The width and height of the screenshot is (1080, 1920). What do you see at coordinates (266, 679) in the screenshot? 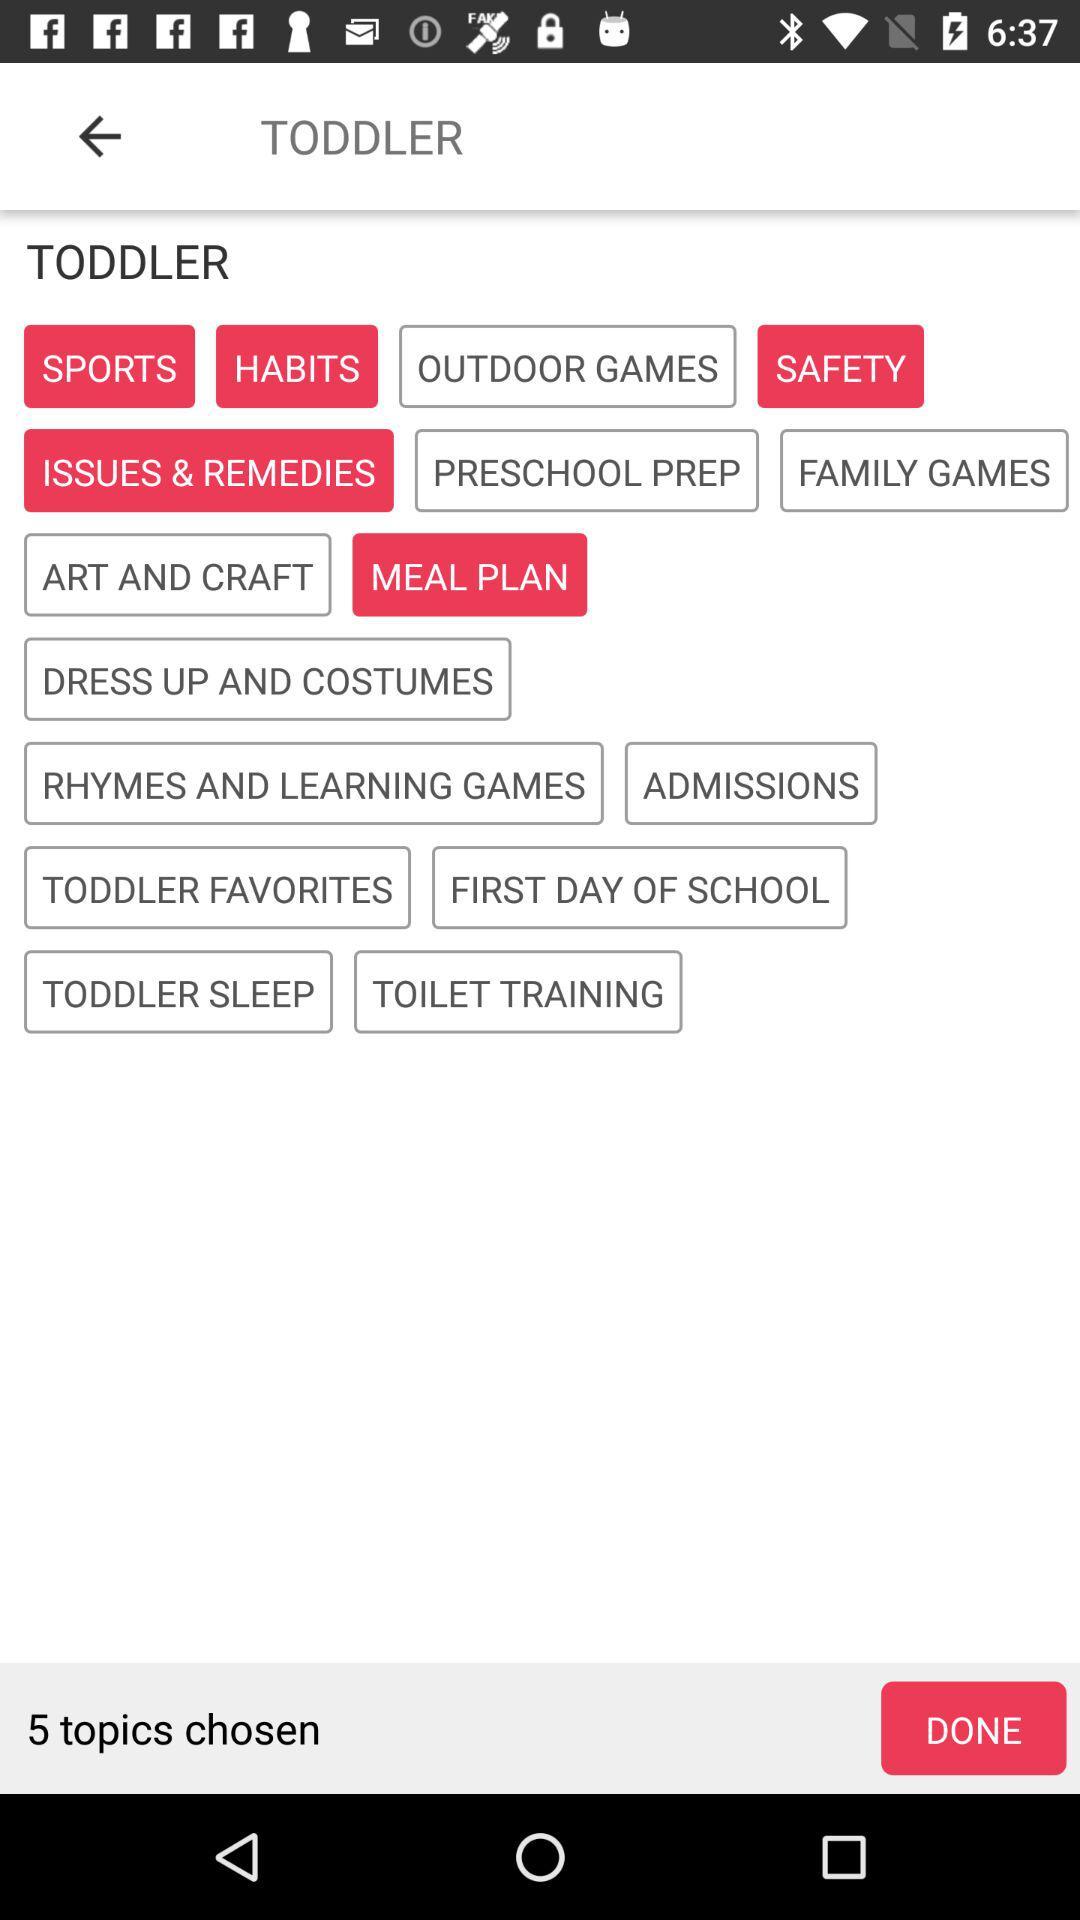
I see `the box below art and craft` at bounding box center [266, 679].